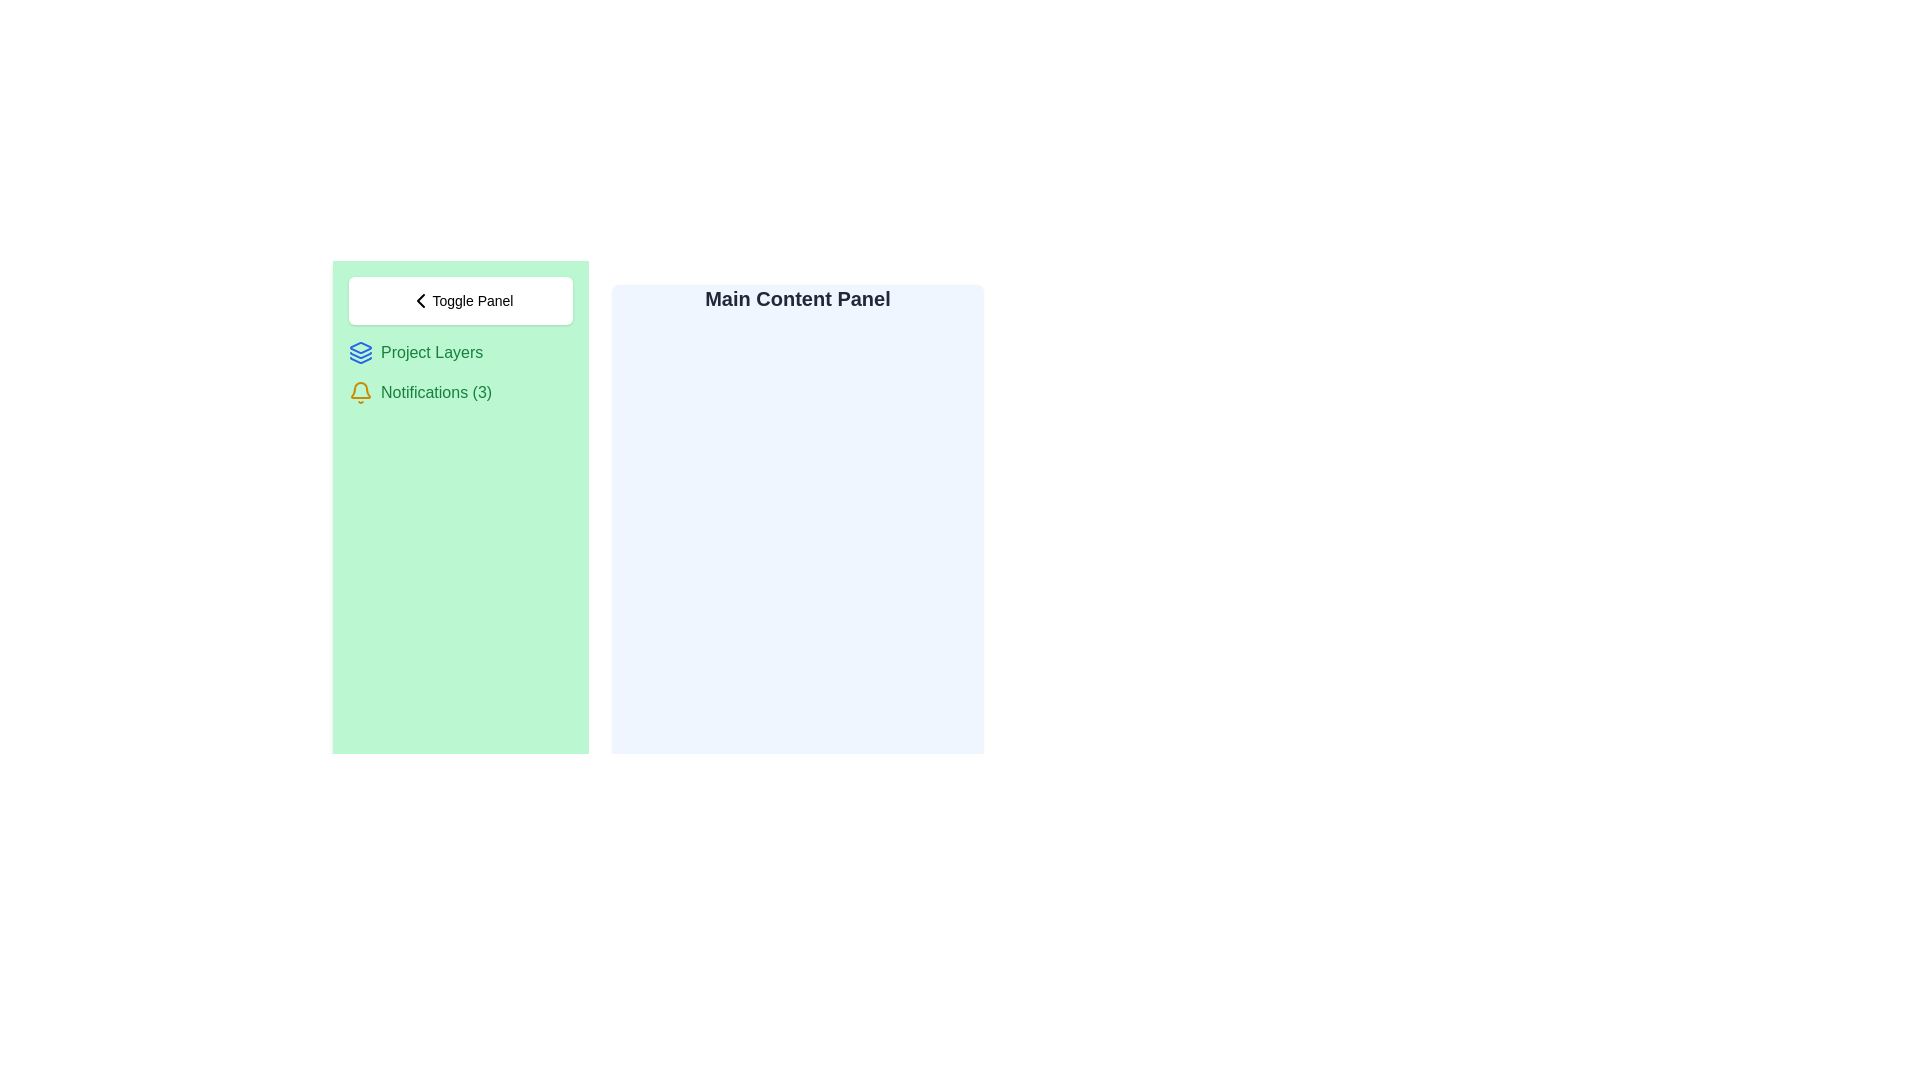  I want to click on the icon representing layers, so click(360, 352).